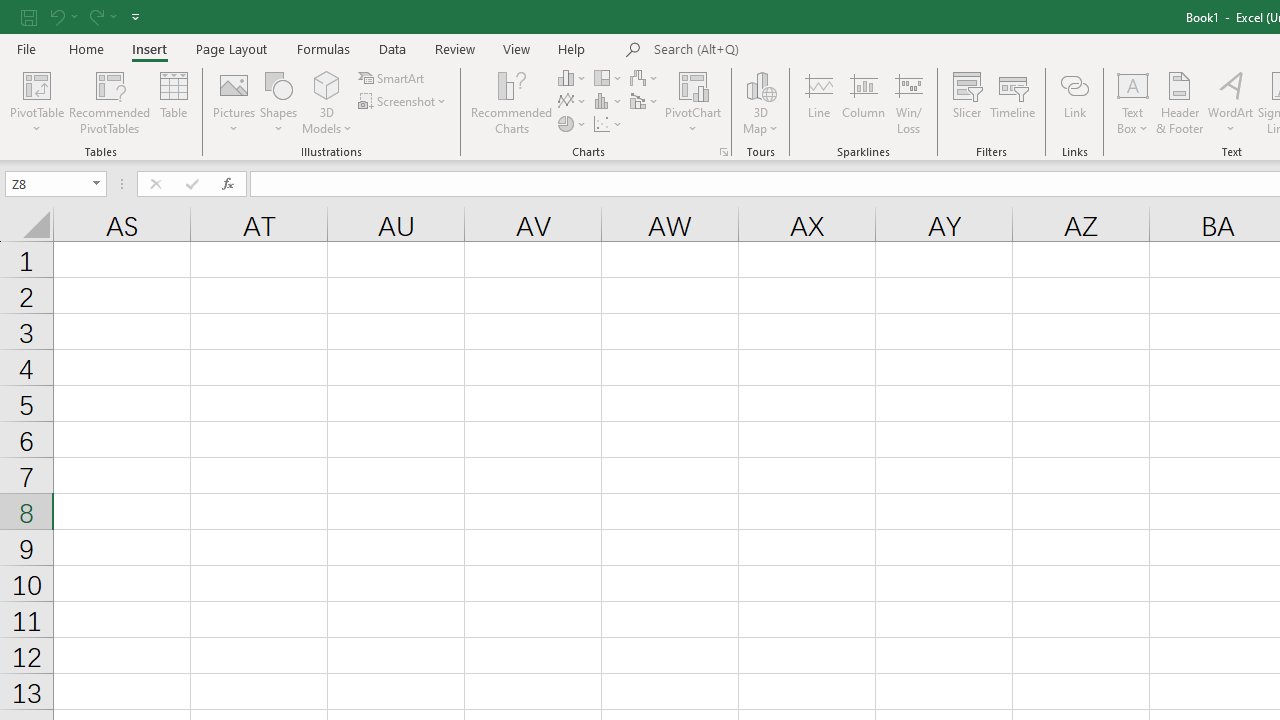 The width and height of the screenshot is (1280, 720). Describe the element at coordinates (323, 48) in the screenshot. I see `'Formulas'` at that location.